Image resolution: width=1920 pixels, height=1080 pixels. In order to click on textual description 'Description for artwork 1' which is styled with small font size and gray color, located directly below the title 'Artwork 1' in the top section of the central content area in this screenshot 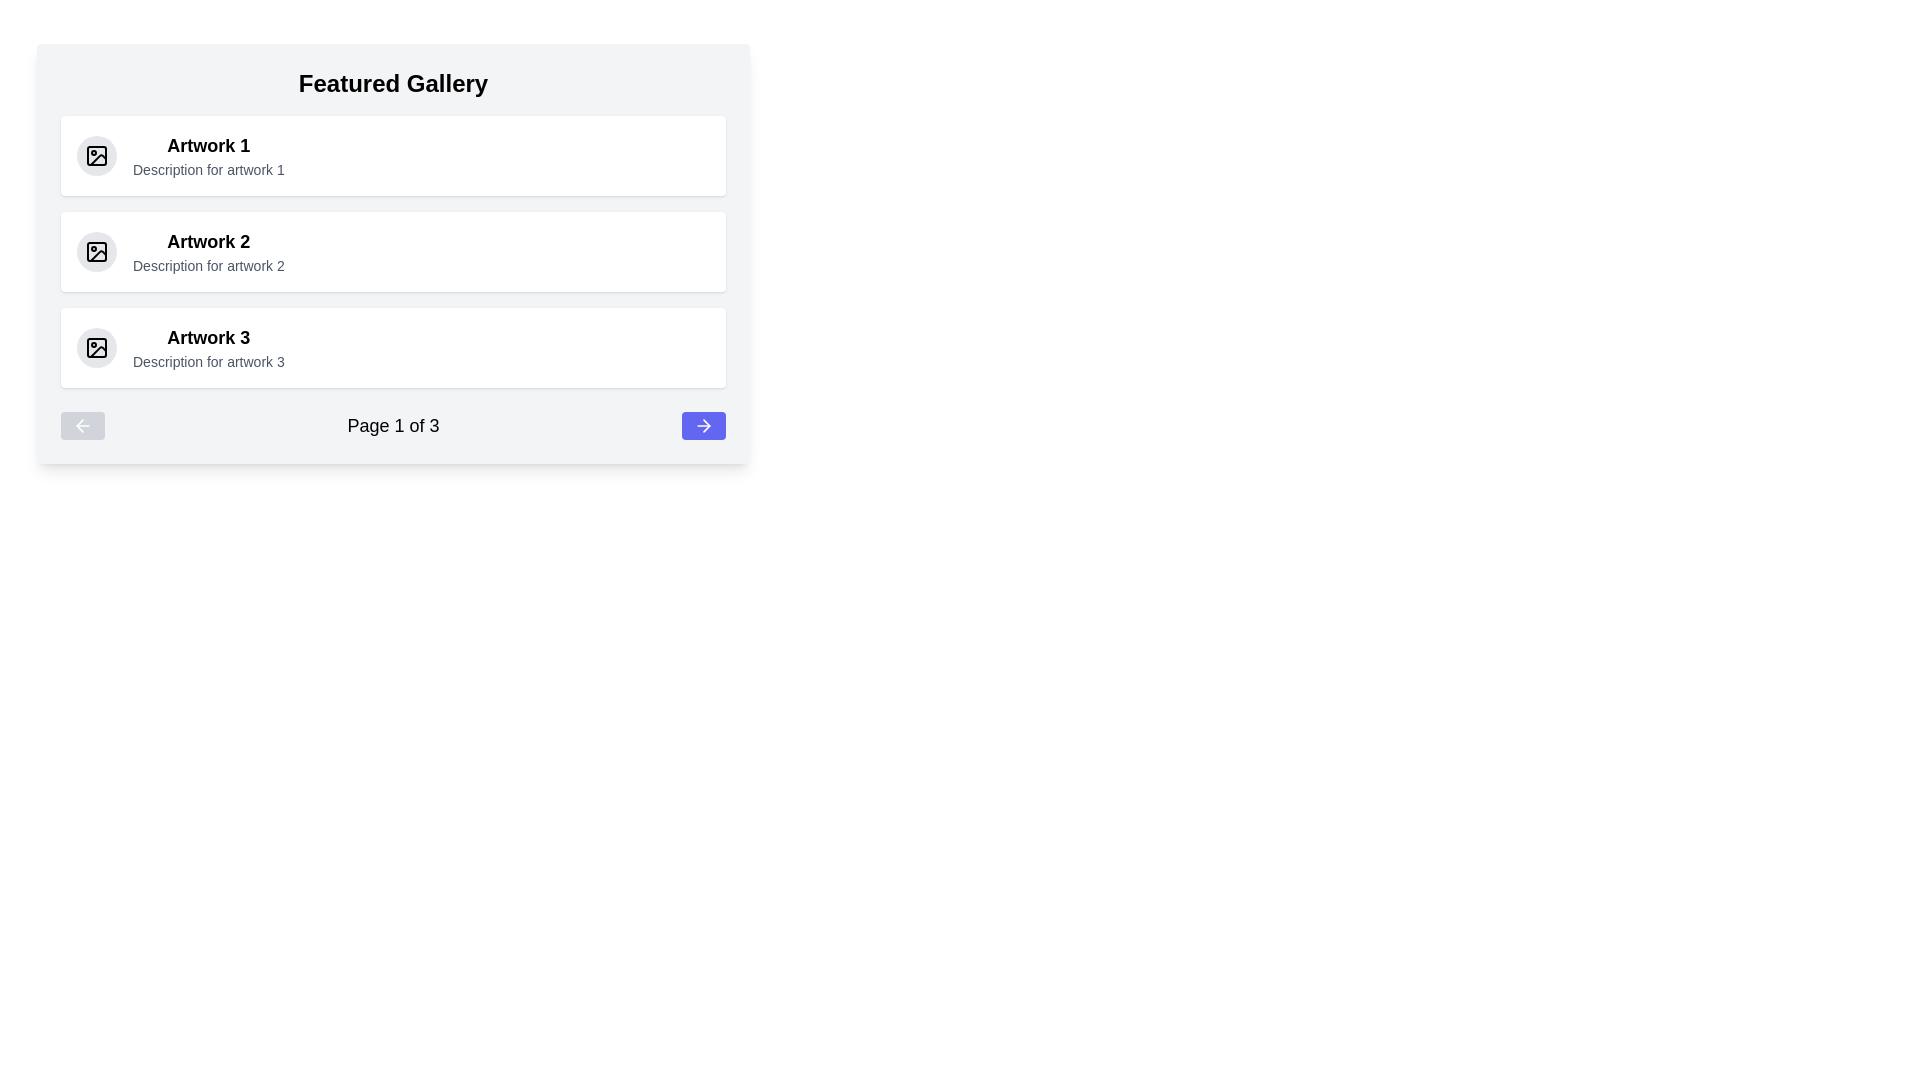, I will do `click(208, 168)`.